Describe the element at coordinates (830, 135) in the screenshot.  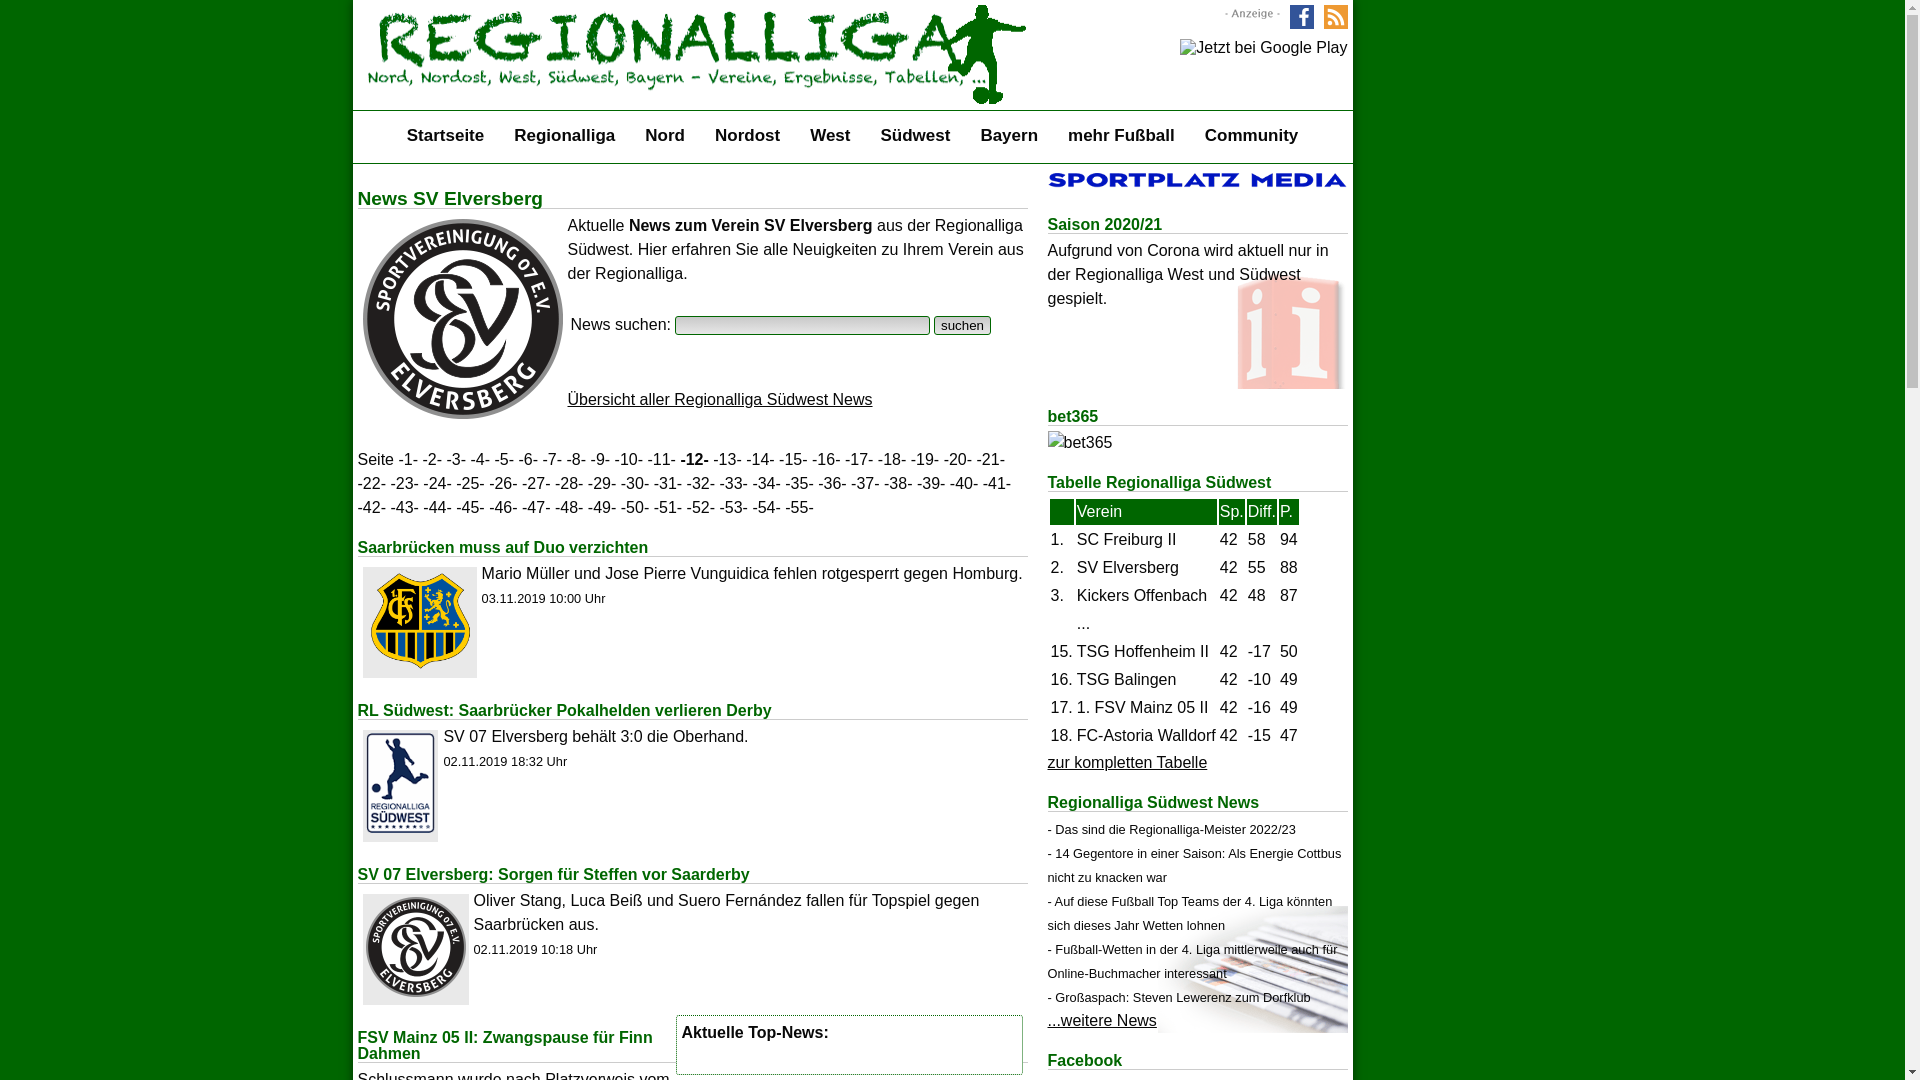
I see `'West'` at that location.